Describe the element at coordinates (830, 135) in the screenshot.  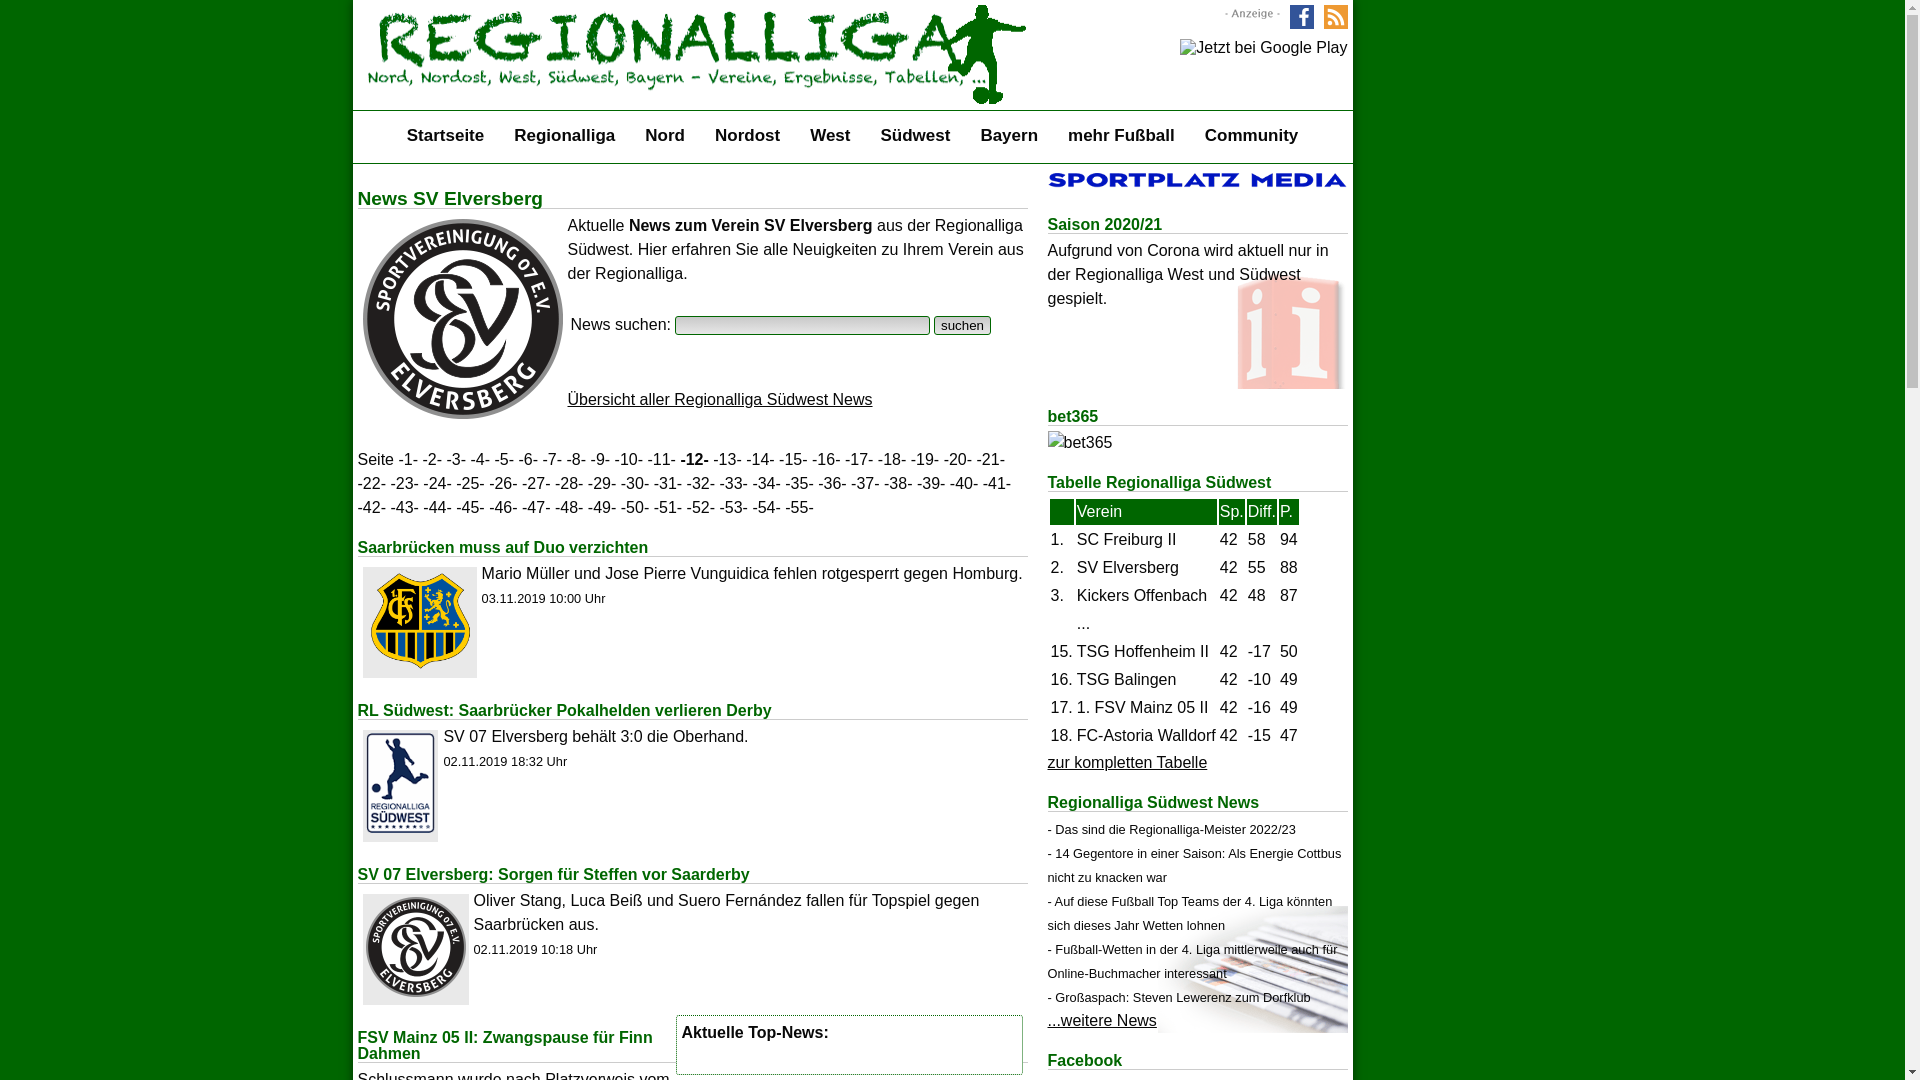
I see `'West'` at that location.